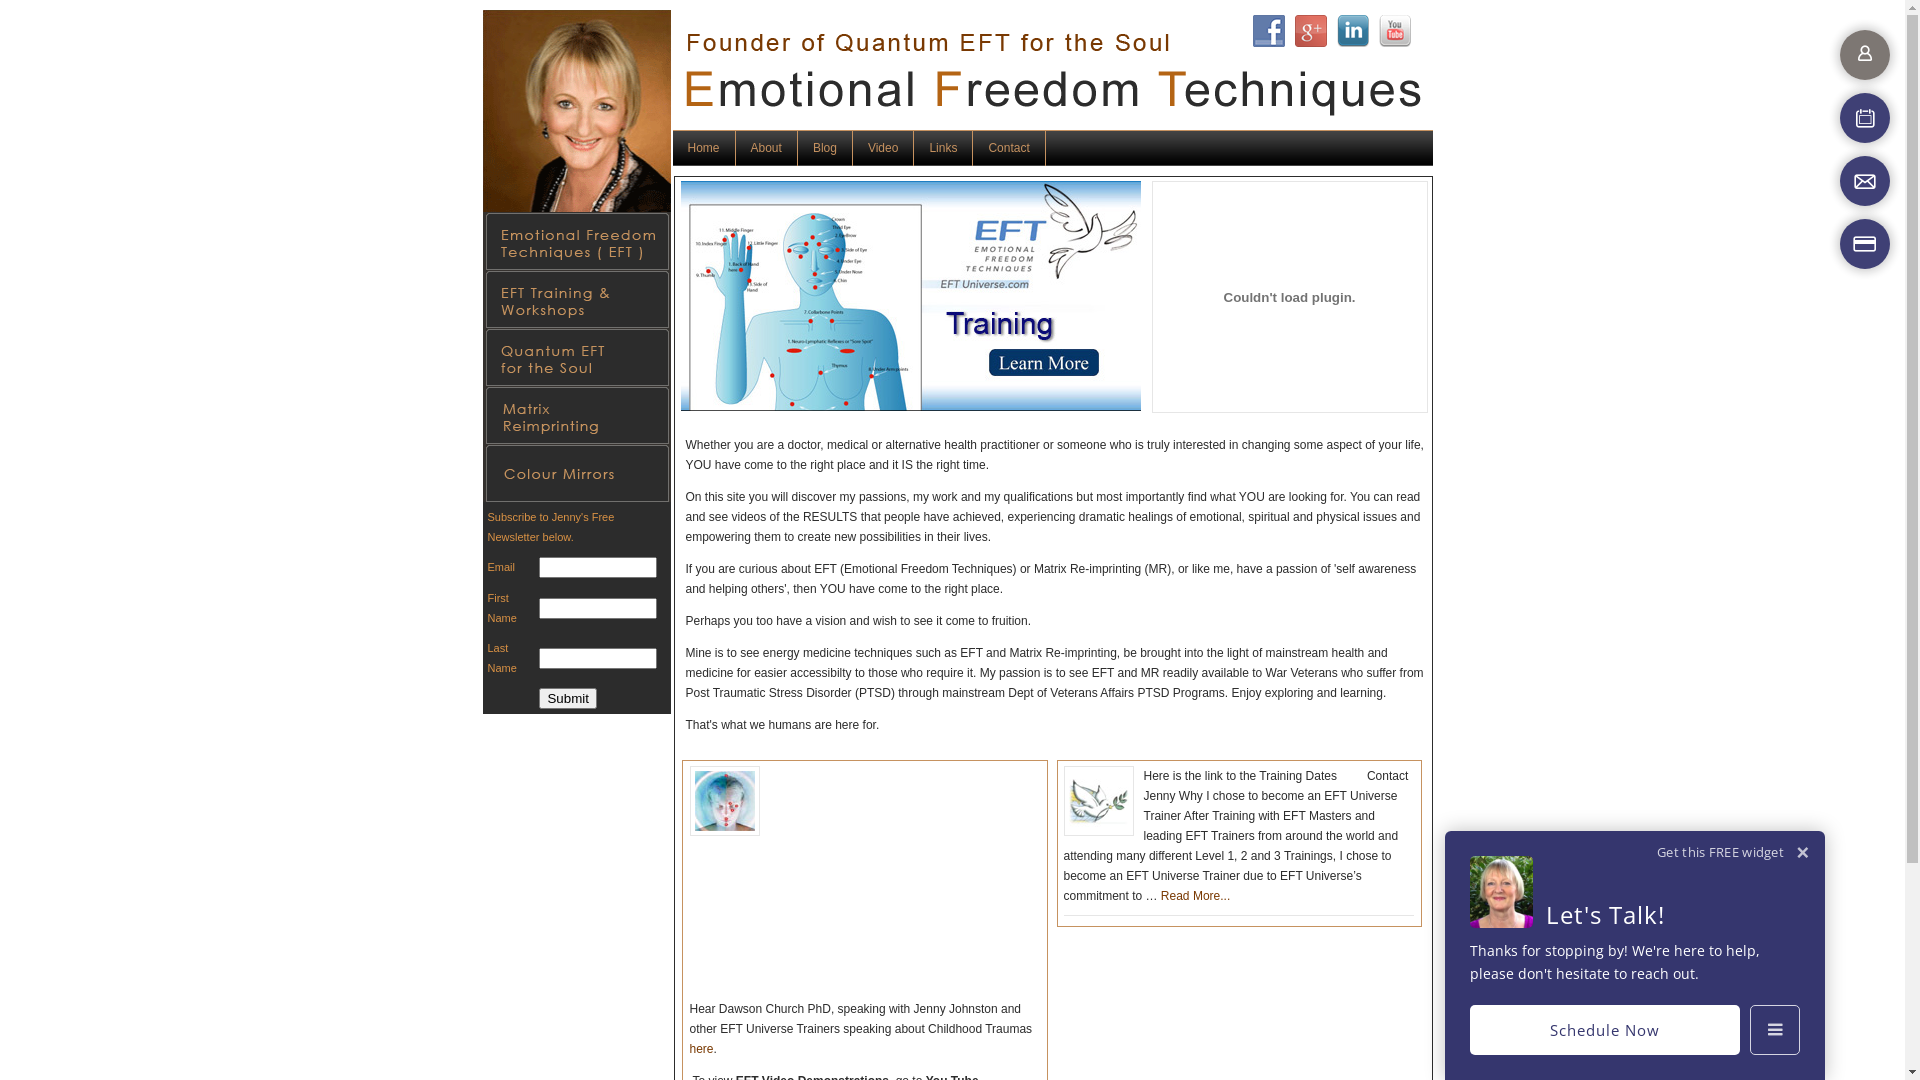 This screenshot has height=1080, width=1920. I want to click on 'here', so click(701, 1048).